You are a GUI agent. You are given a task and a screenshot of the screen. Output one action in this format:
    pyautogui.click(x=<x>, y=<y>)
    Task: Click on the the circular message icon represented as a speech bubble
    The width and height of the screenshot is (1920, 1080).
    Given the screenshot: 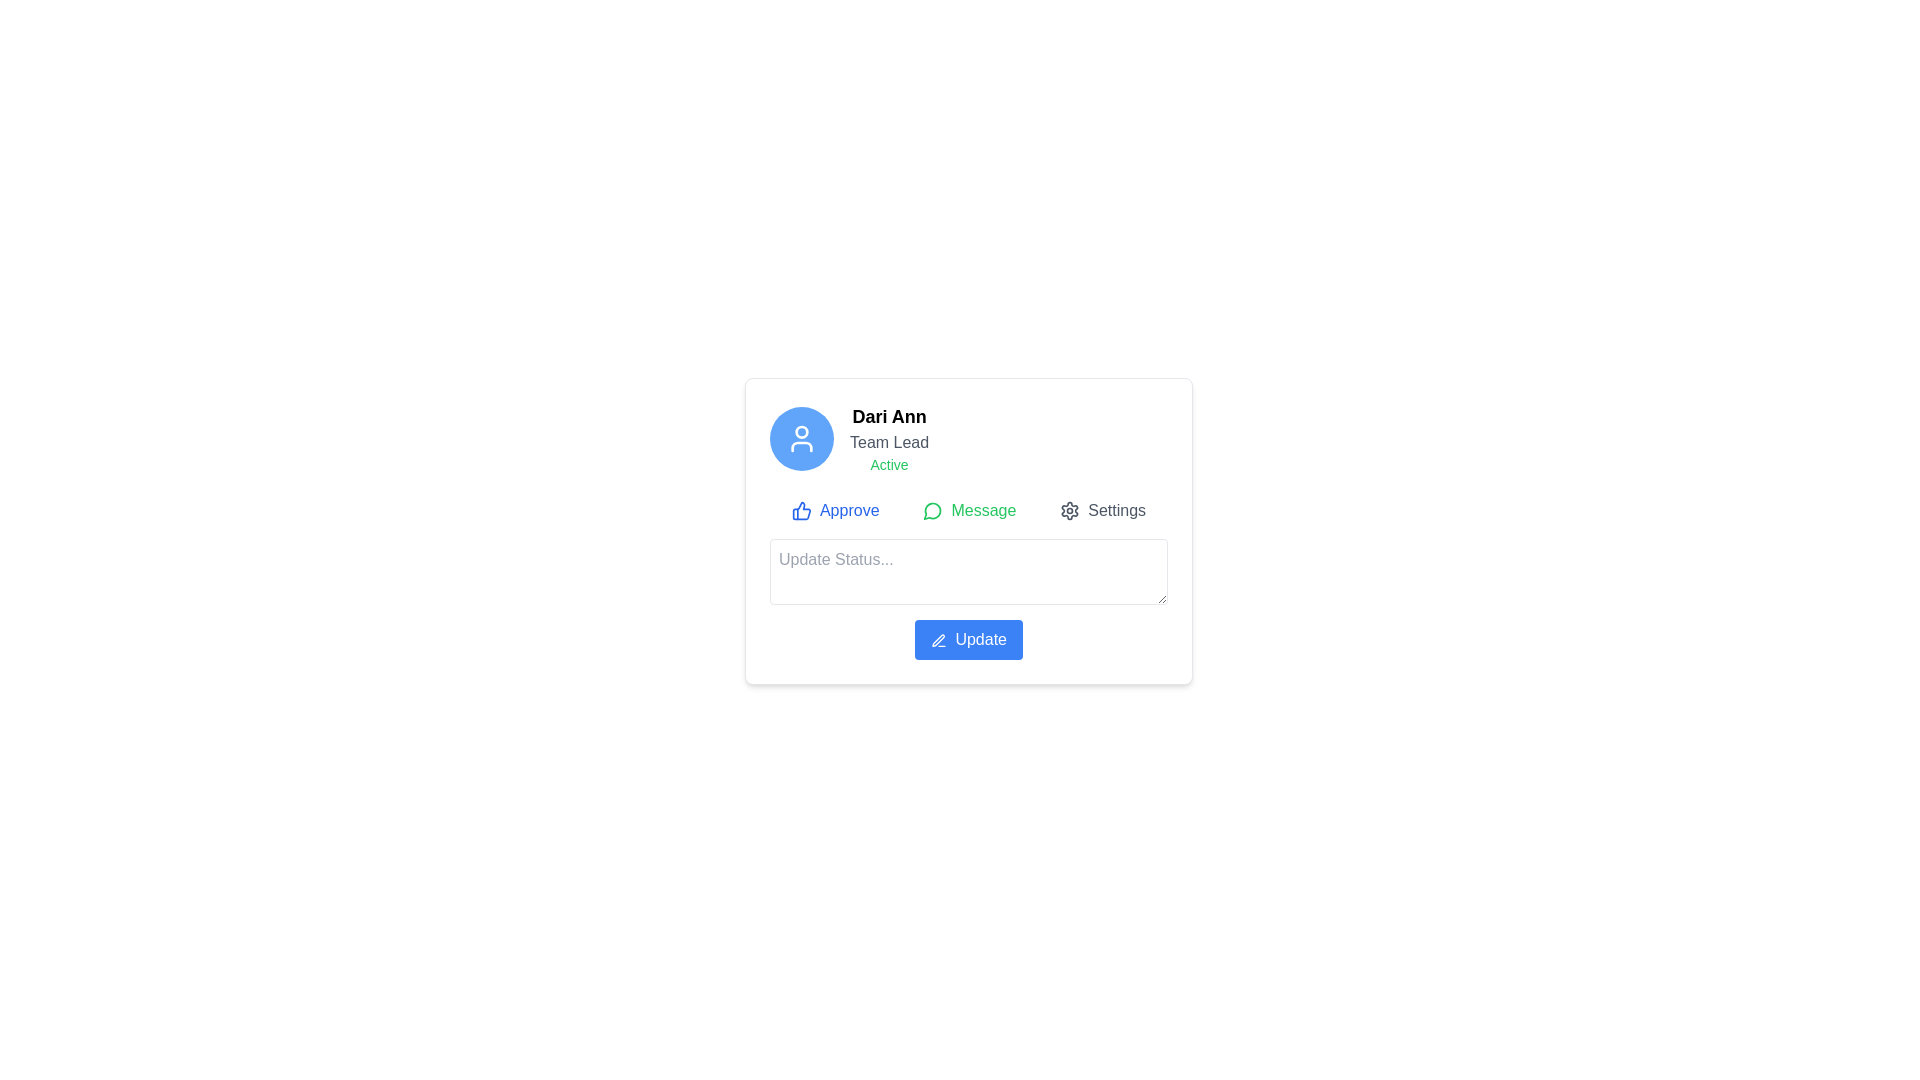 What is the action you would take?
    pyautogui.click(x=931, y=509)
    